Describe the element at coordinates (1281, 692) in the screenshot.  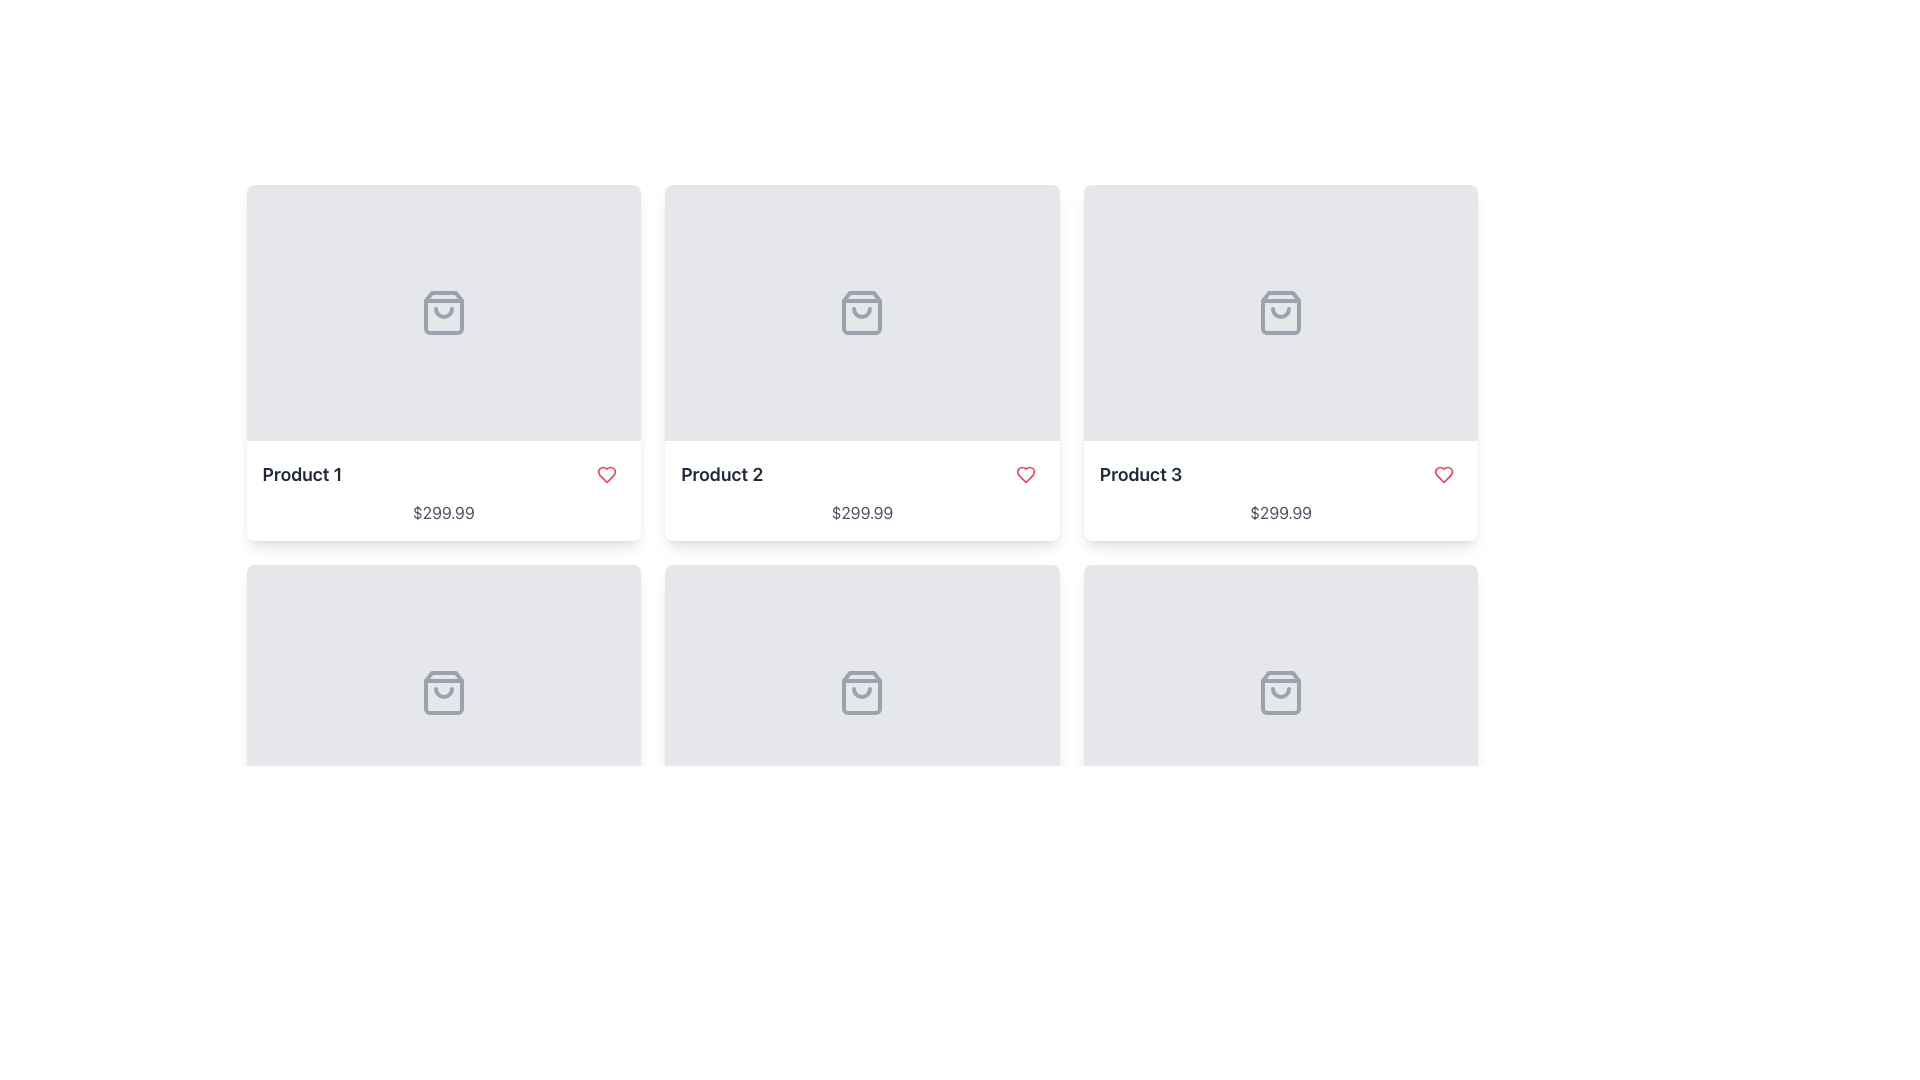
I see `the gray shopping bag icon, which is the main body of the composite shopping bag SVG graphic located in the bottom-right cell of the grid layout` at that location.